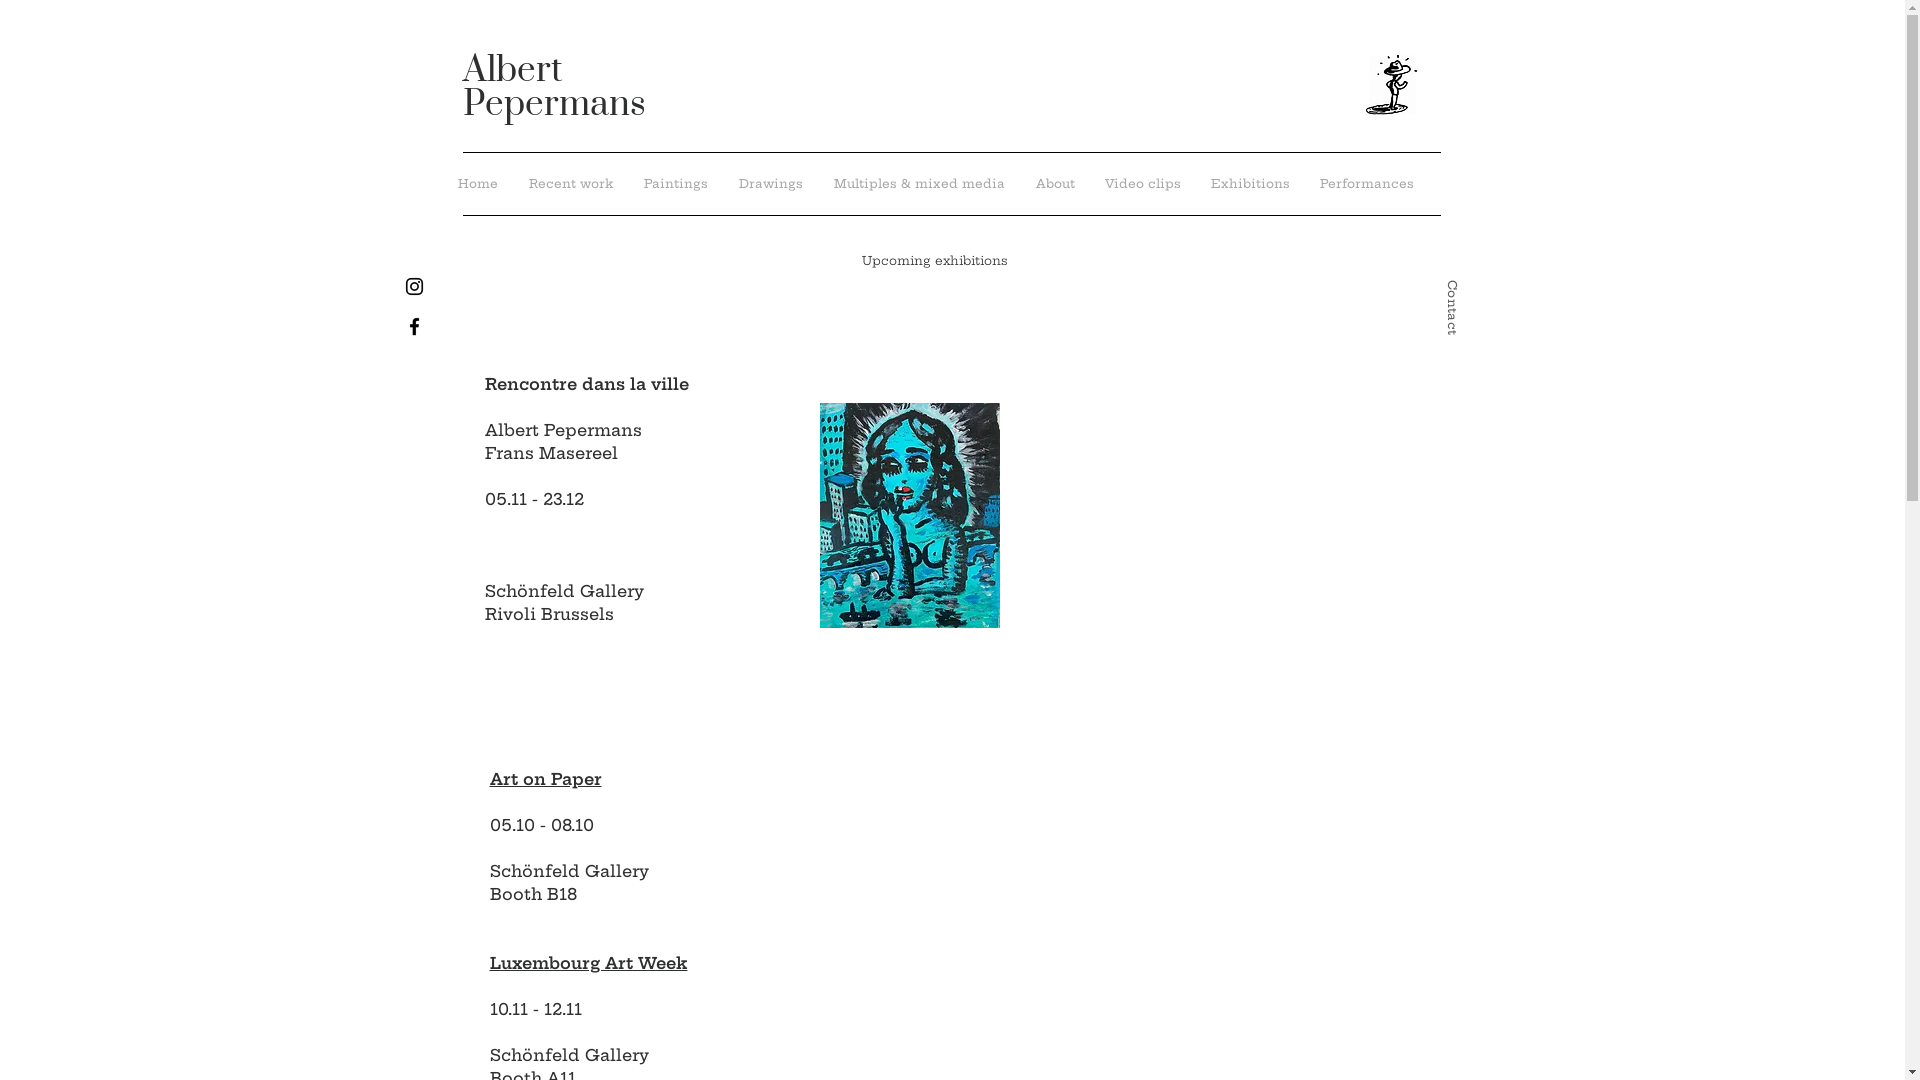 This screenshot has width=1920, height=1080. What do you see at coordinates (484, 384) in the screenshot?
I see `'Rencontre dans la ville'` at bounding box center [484, 384].